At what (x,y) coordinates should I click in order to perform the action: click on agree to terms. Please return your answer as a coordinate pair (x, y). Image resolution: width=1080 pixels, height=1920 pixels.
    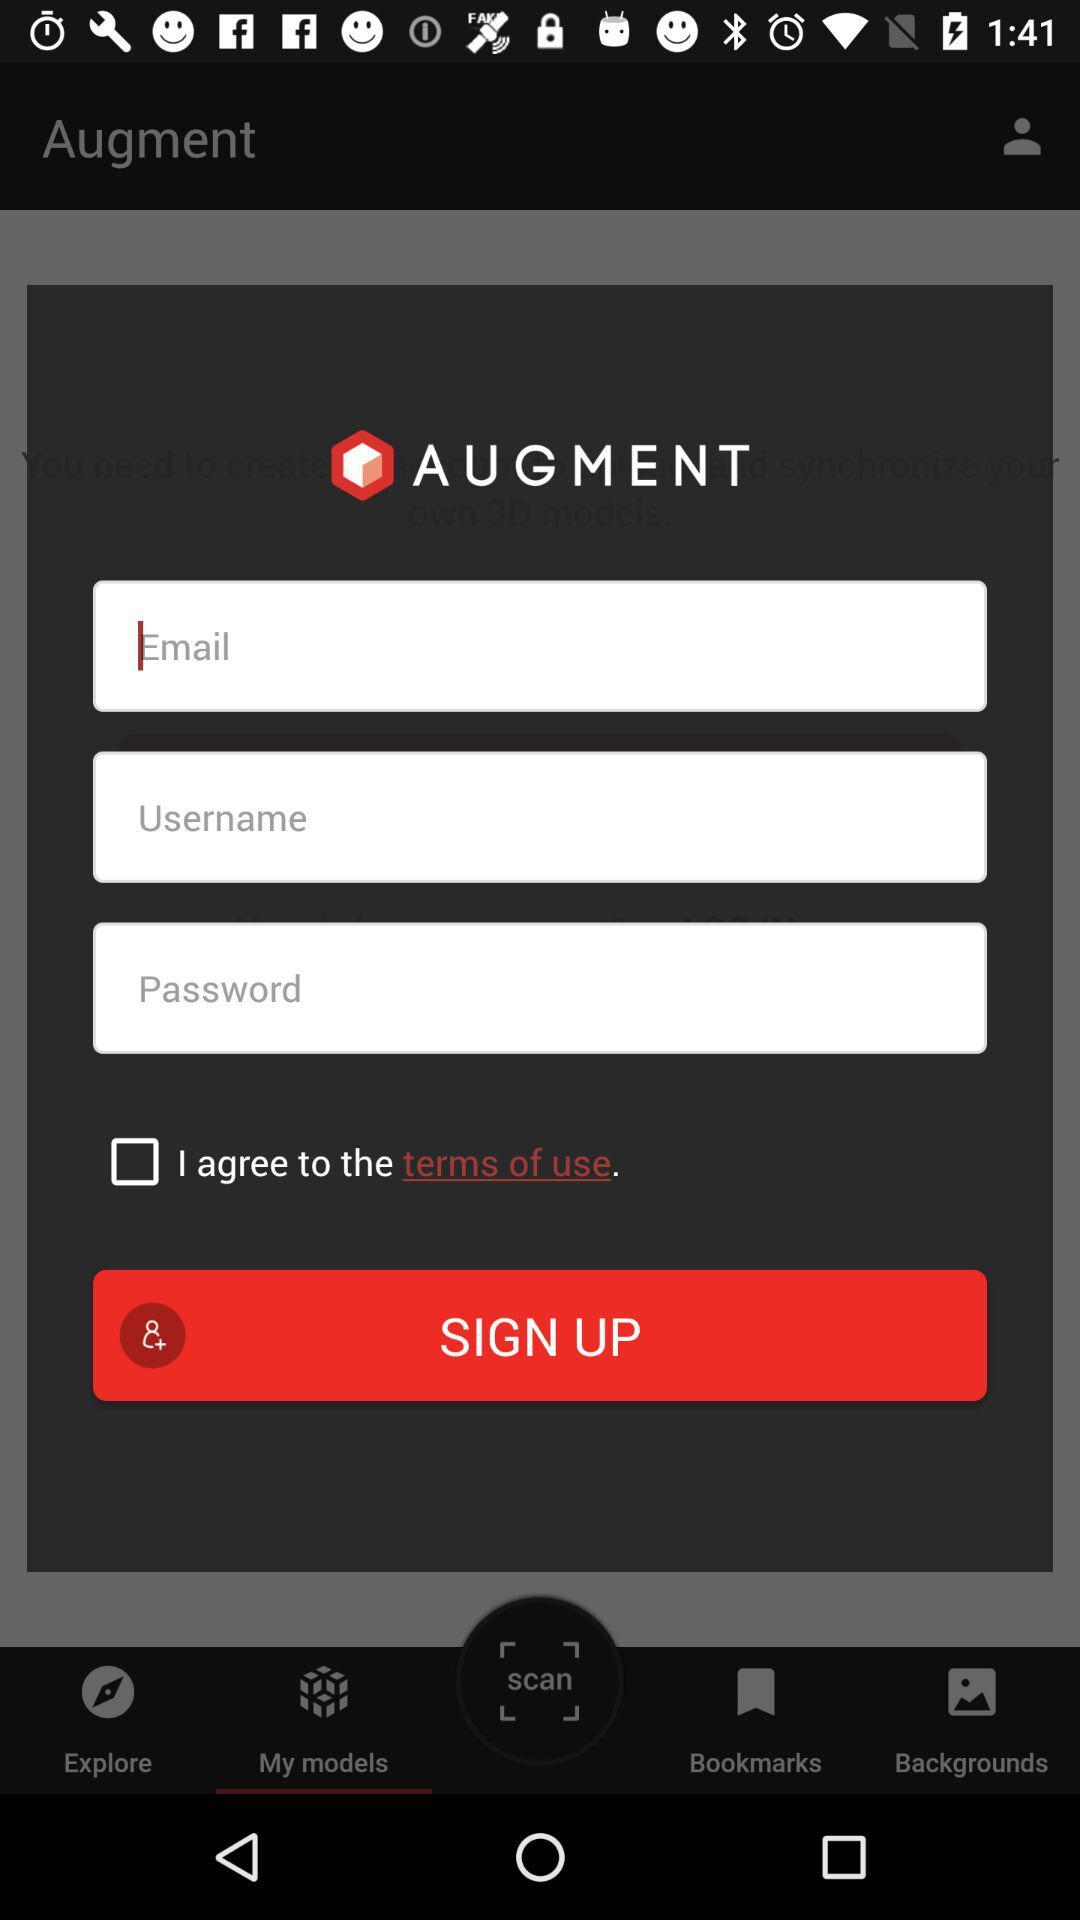
    Looking at the image, I should click on (135, 1161).